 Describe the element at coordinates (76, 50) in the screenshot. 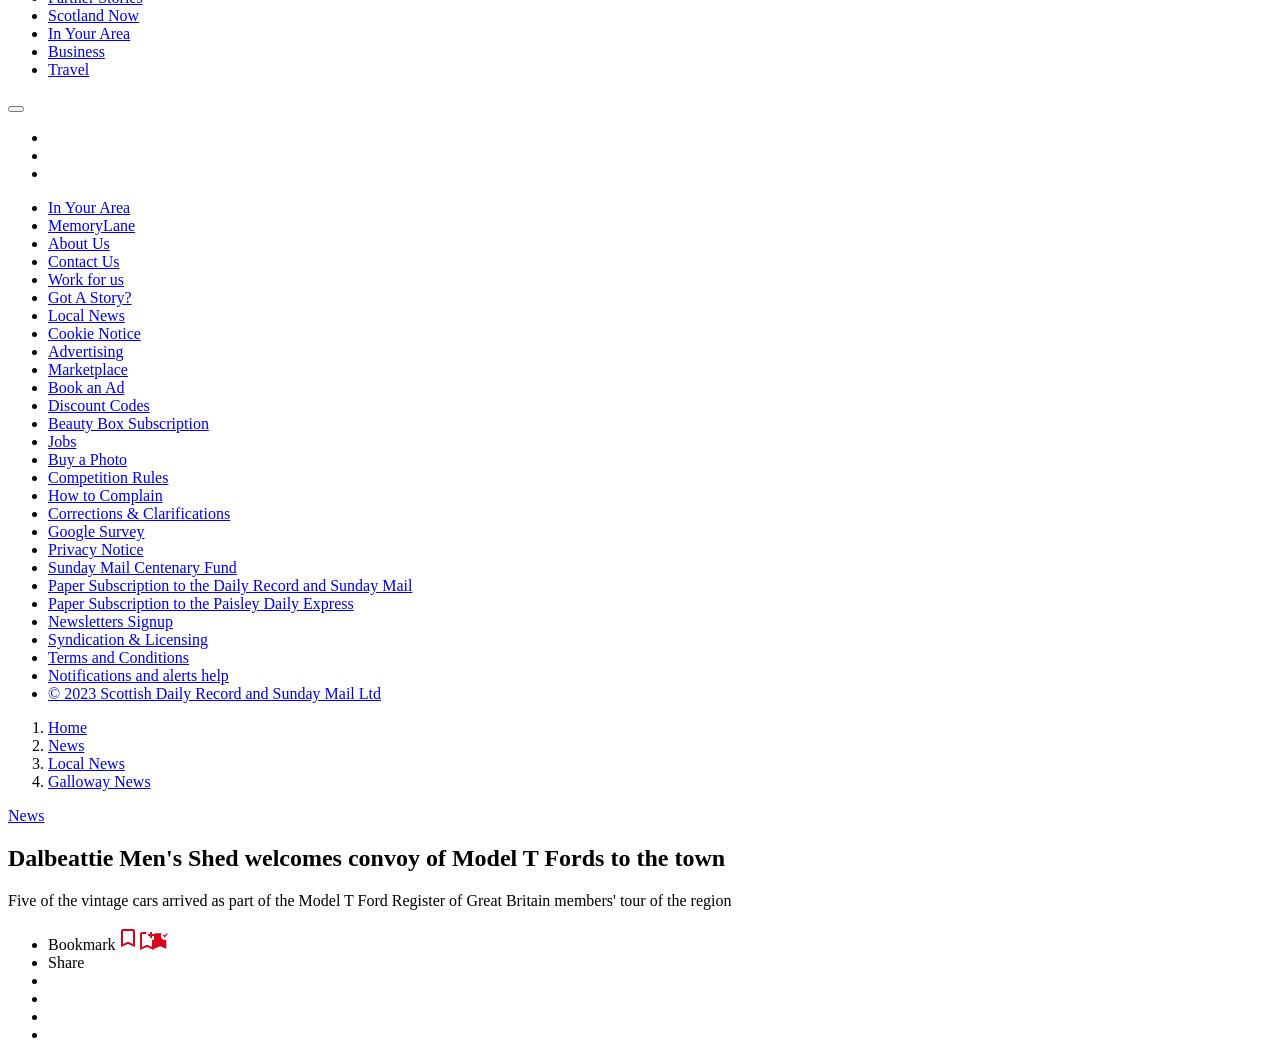

I see `'Business'` at that location.